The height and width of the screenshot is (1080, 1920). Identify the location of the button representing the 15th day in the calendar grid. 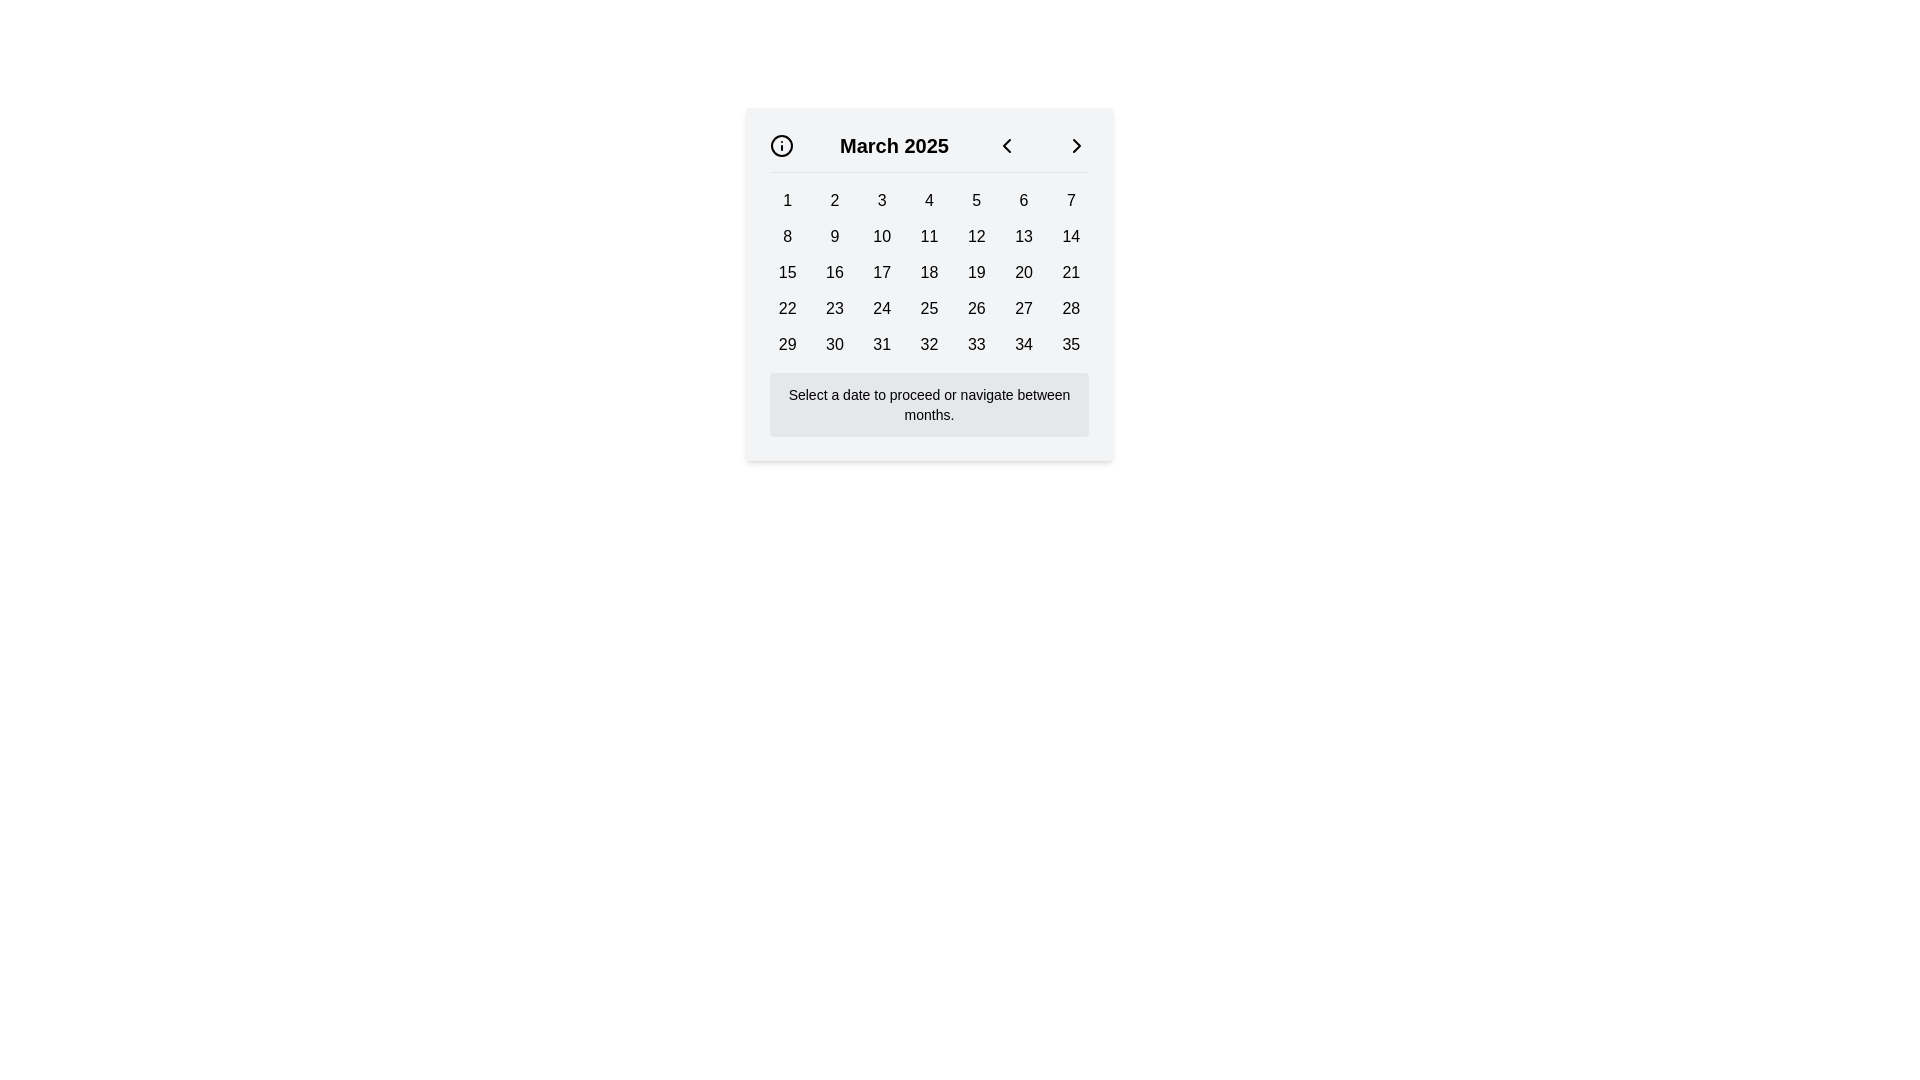
(786, 273).